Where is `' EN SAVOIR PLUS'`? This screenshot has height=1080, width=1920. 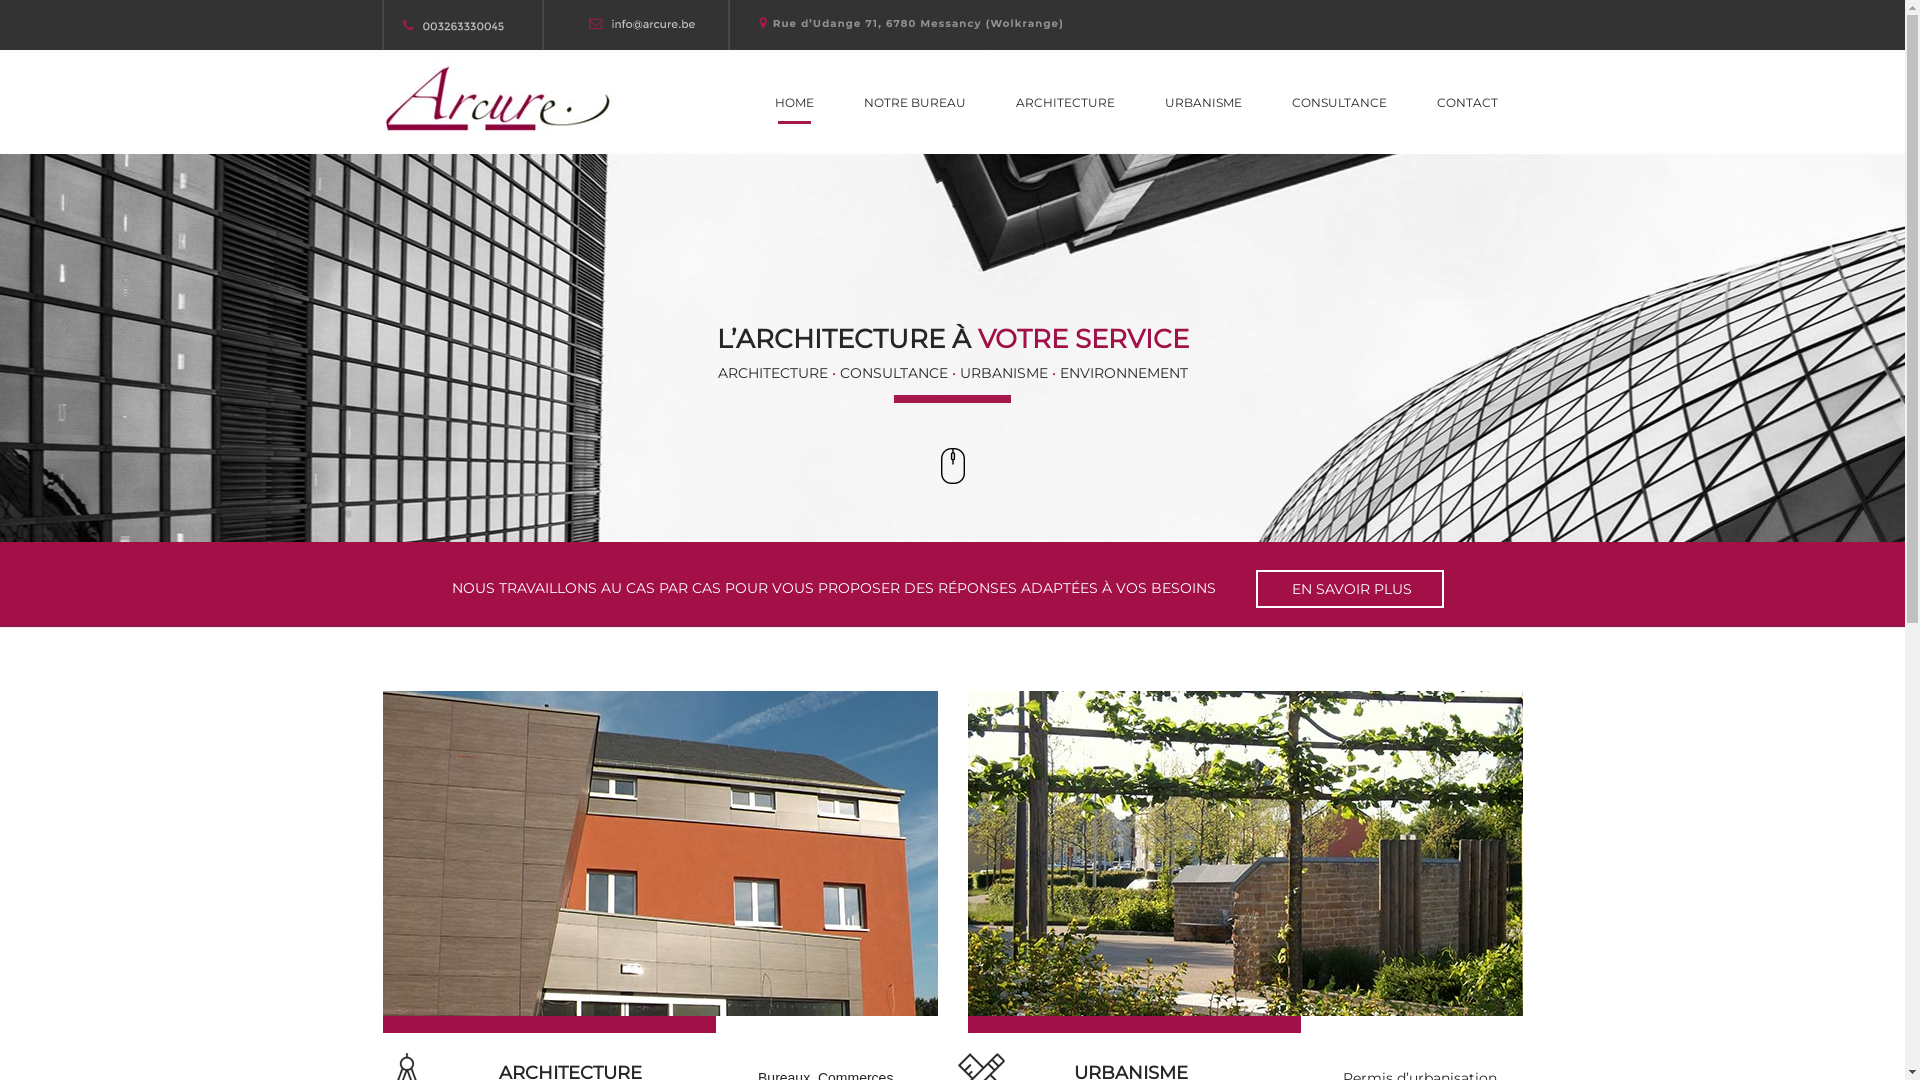 ' EN SAVOIR PLUS' is located at coordinates (1255, 588).